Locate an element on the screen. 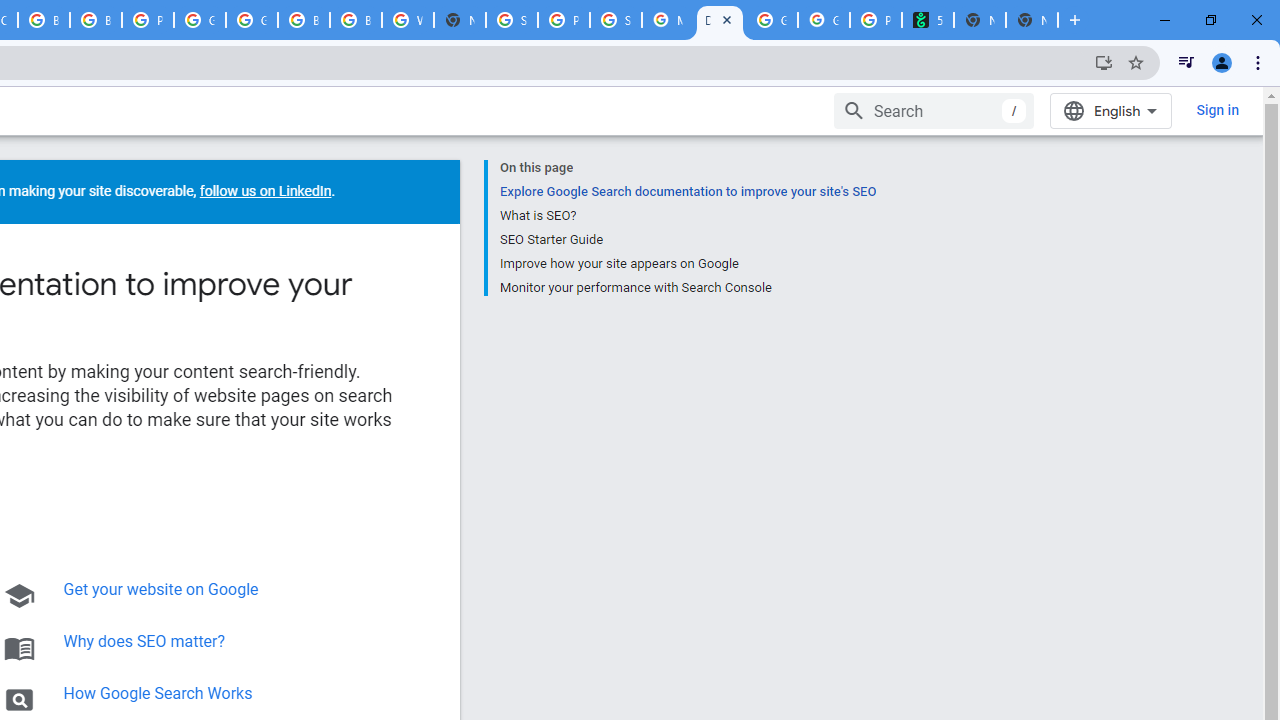 The height and width of the screenshot is (720, 1280). 'How Google Search Works' is located at coordinates (157, 692).